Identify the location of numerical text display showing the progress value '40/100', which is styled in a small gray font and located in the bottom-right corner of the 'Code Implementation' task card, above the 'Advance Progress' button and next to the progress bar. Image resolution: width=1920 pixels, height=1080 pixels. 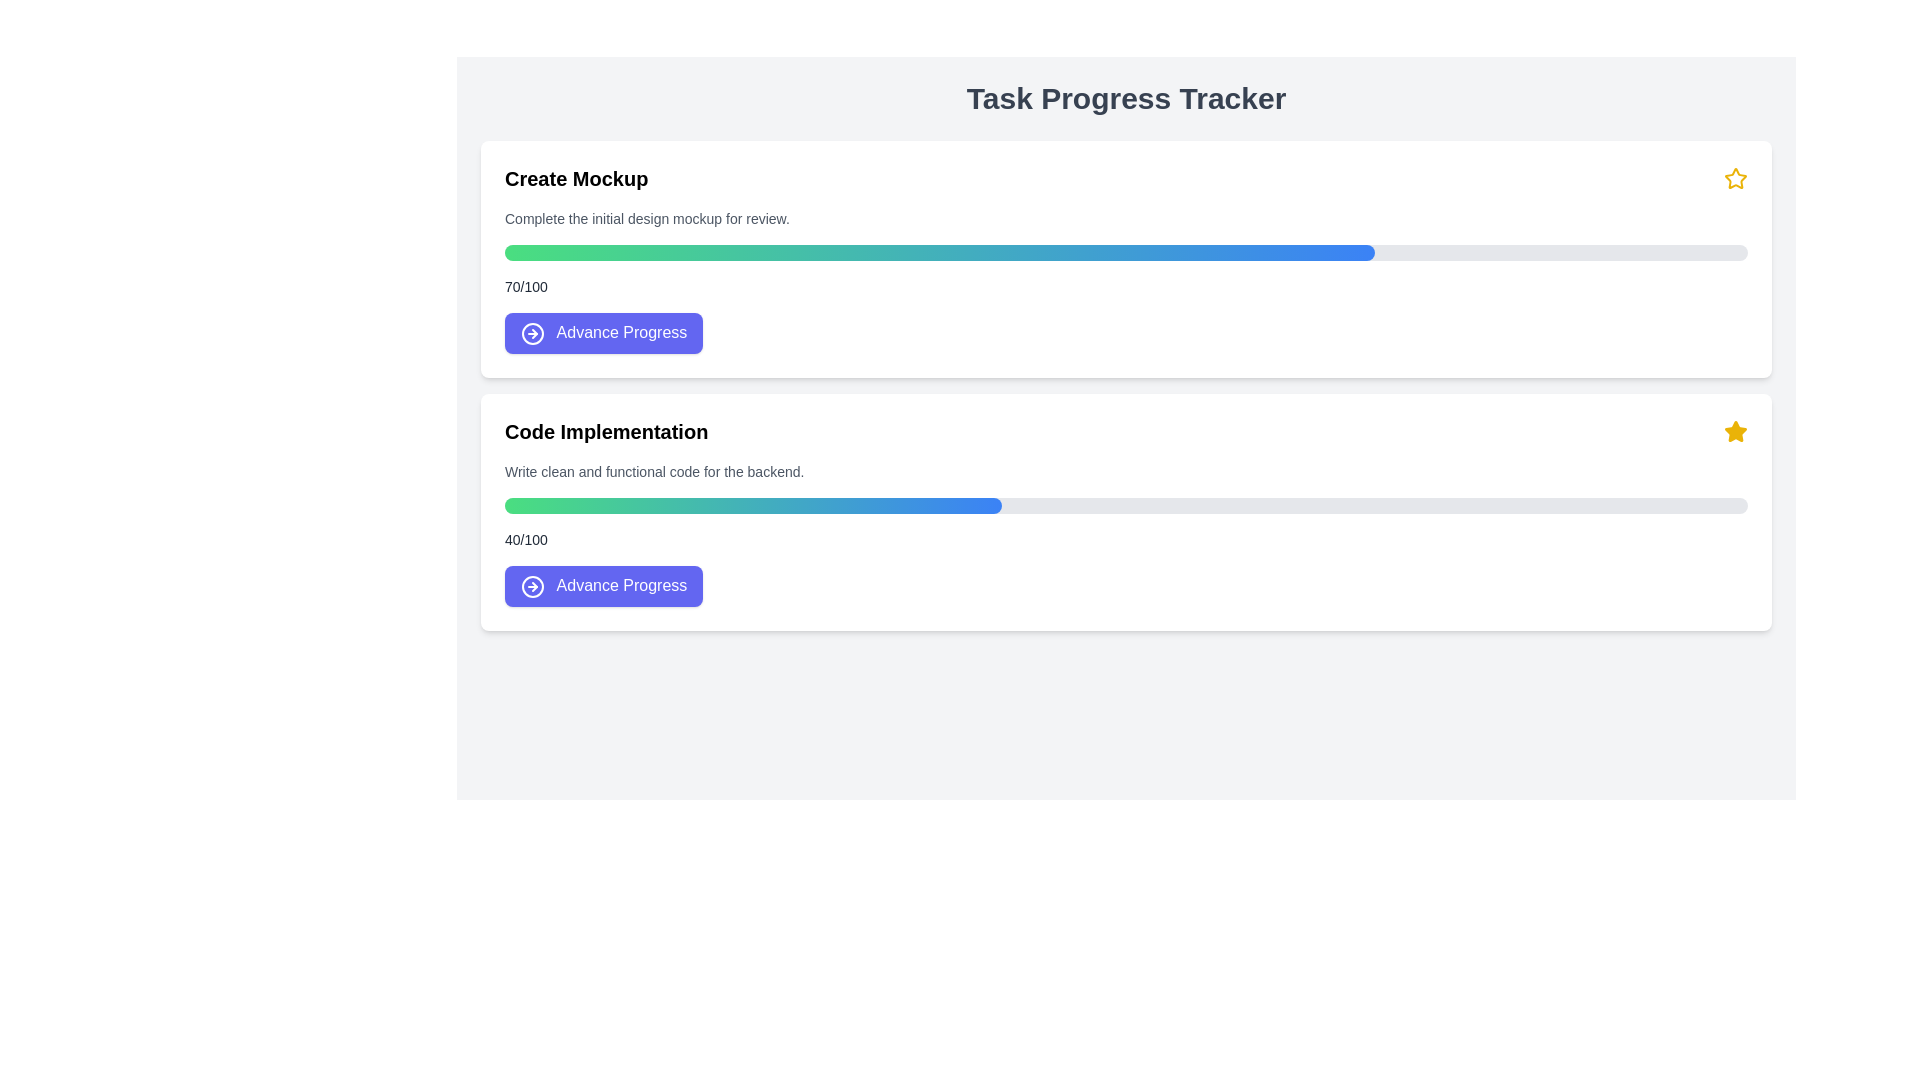
(526, 538).